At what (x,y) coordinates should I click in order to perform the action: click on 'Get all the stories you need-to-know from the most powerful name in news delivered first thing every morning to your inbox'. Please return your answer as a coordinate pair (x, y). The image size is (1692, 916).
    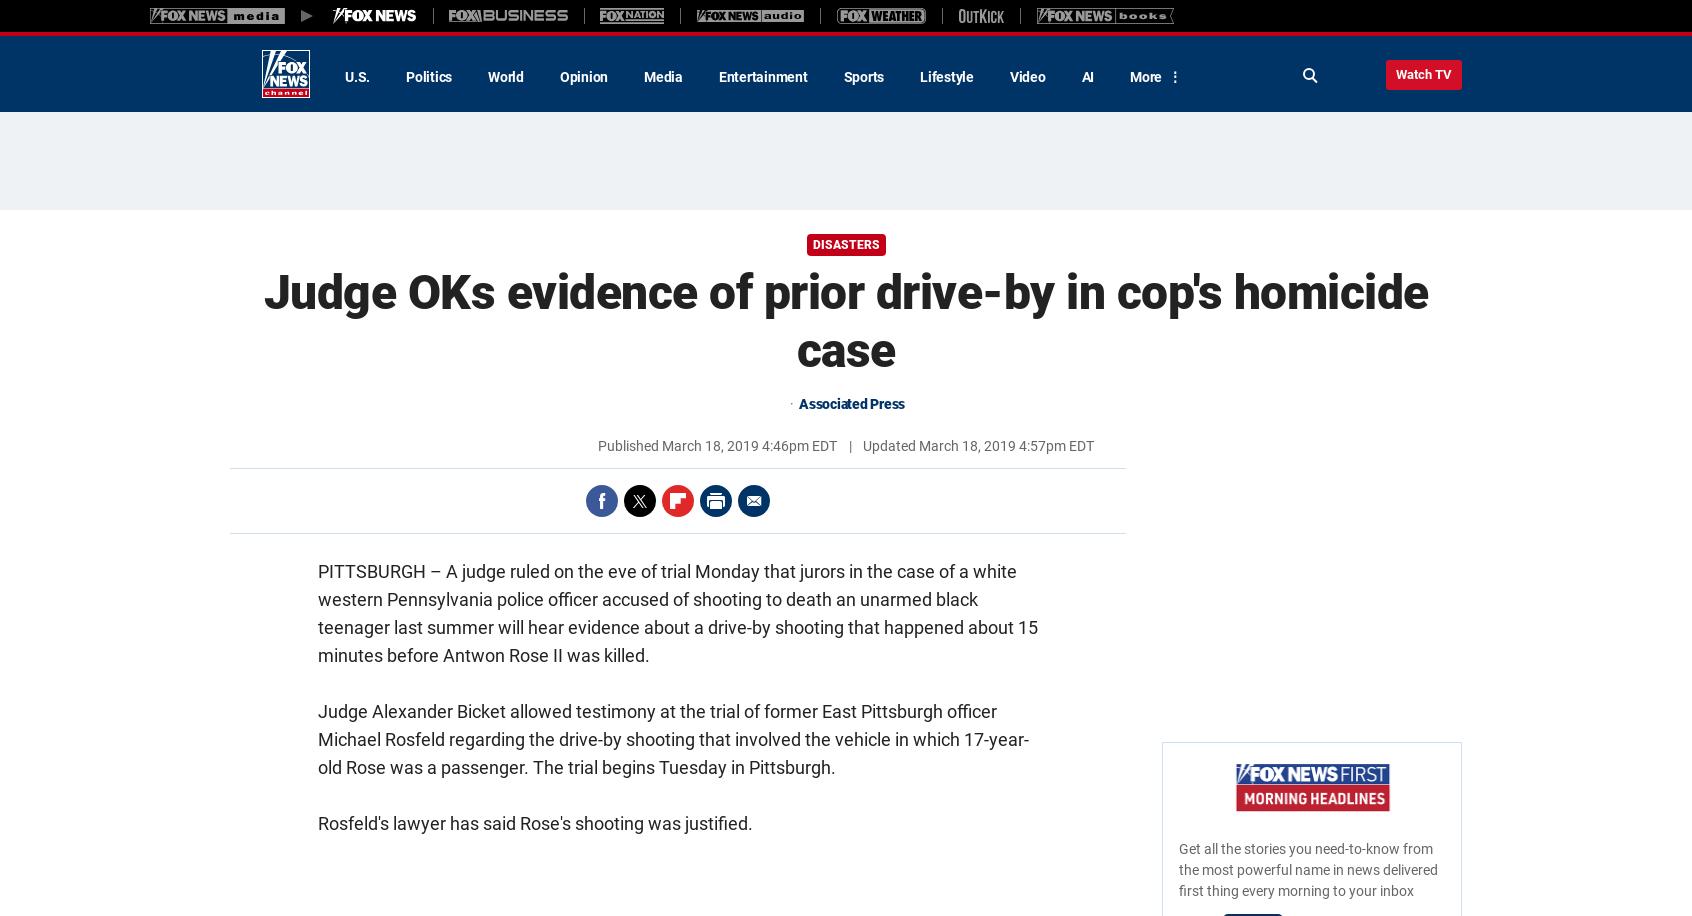
    Looking at the image, I should click on (1307, 869).